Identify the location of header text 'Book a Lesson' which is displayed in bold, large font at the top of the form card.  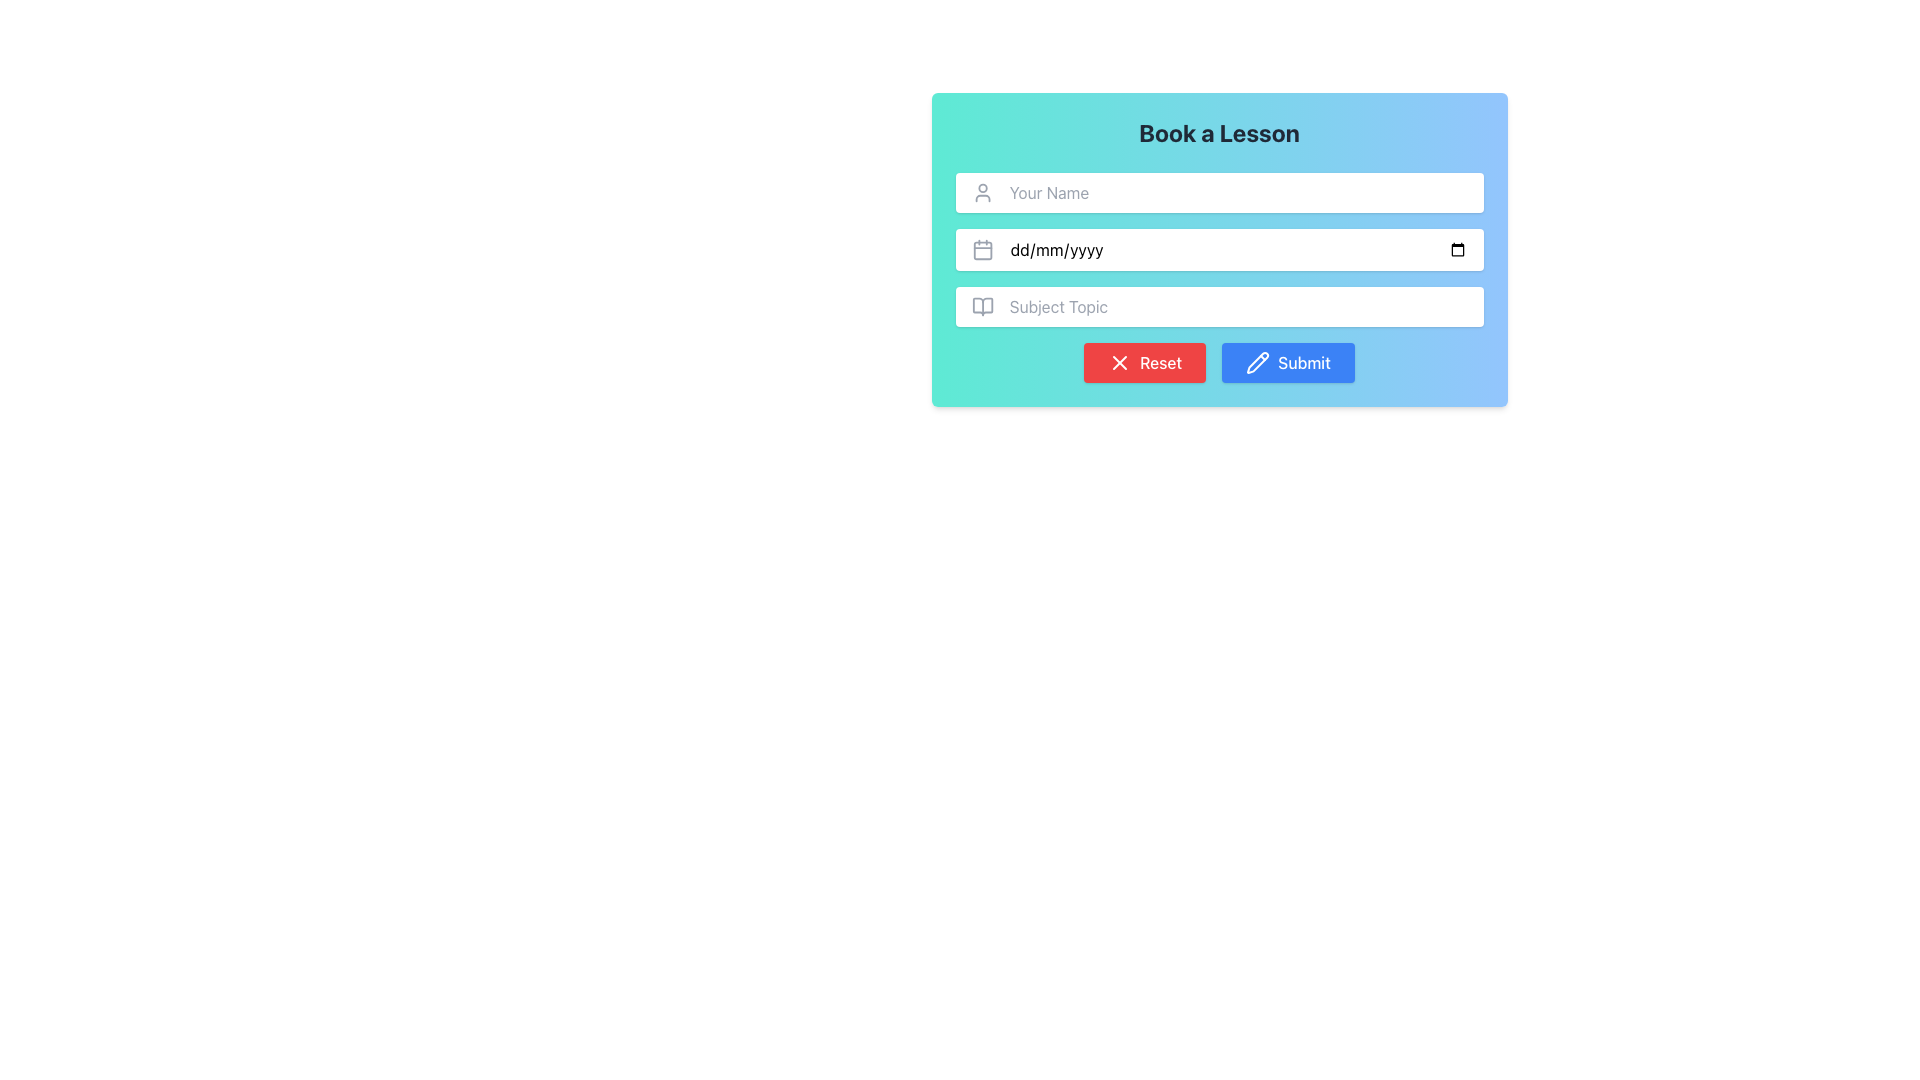
(1218, 132).